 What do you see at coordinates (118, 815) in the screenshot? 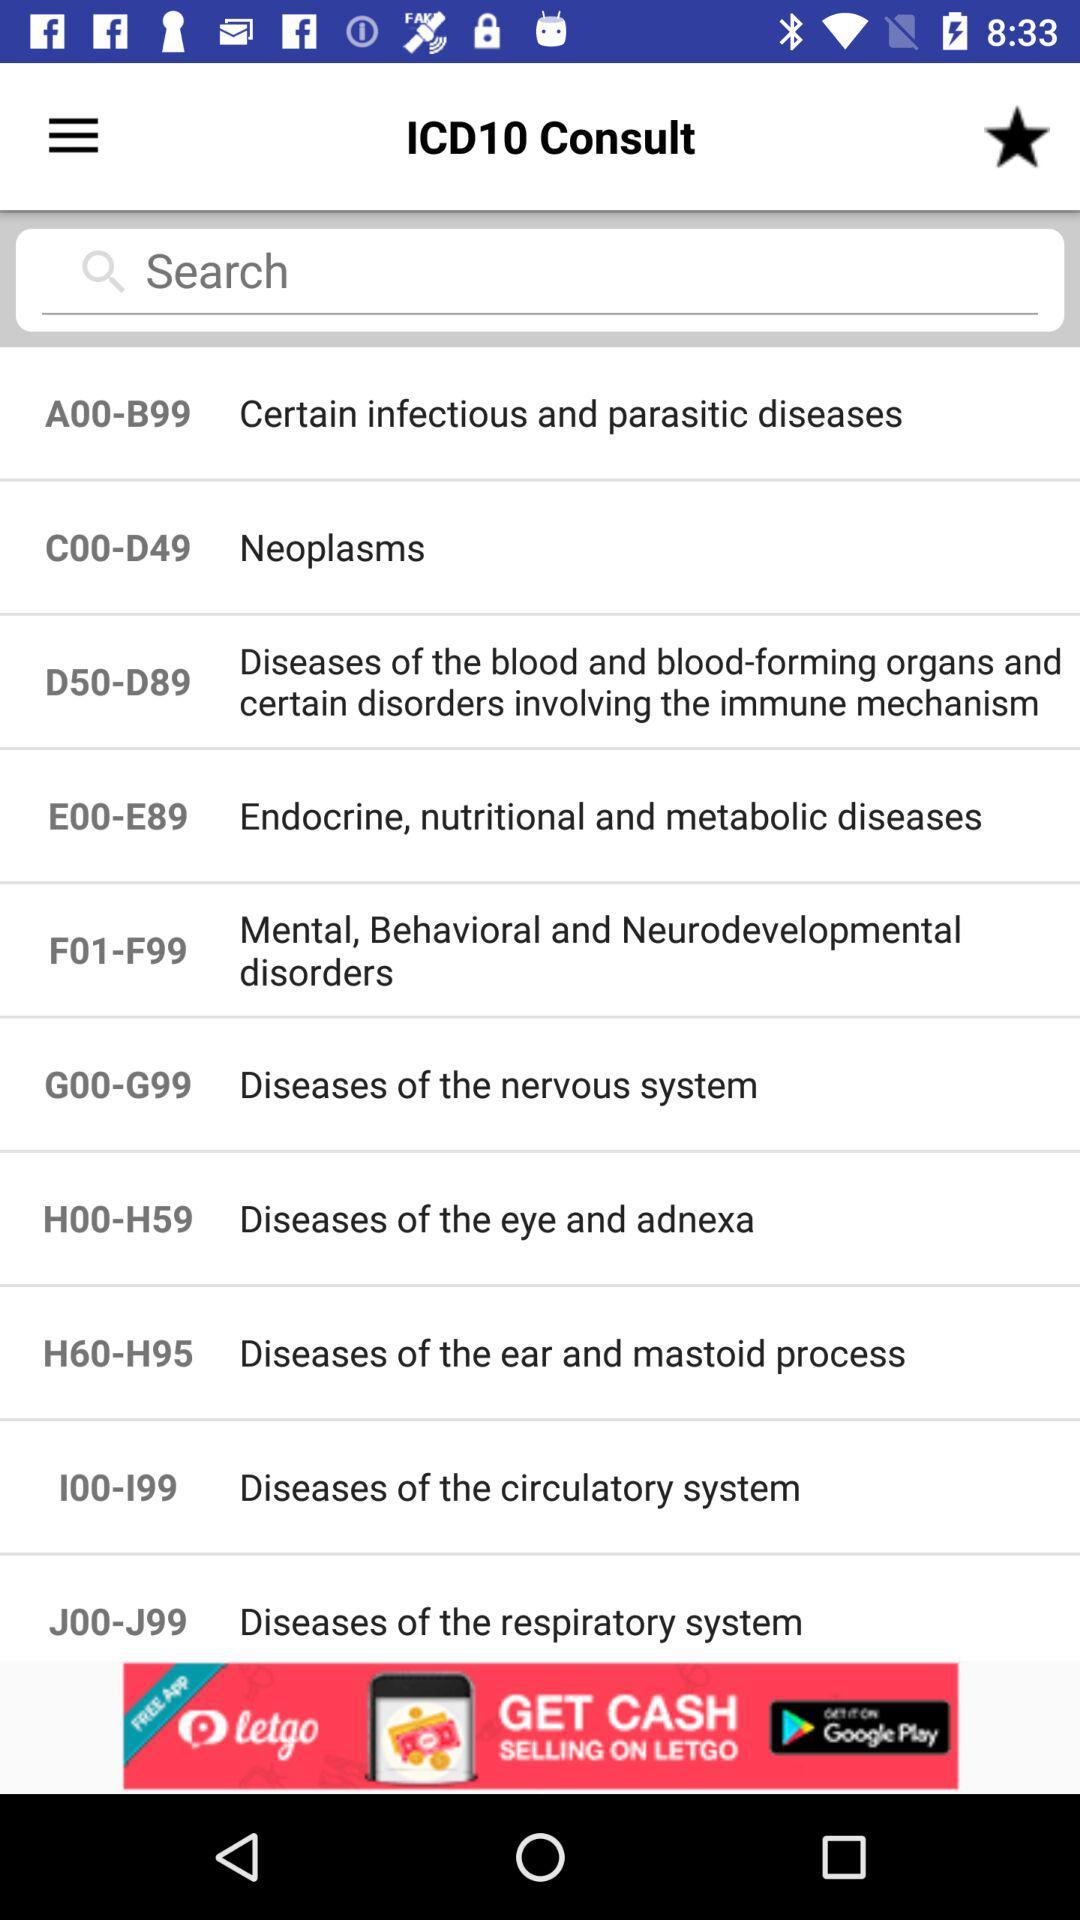
I see `item below the d50-d89` at bounding box center [118, 815].